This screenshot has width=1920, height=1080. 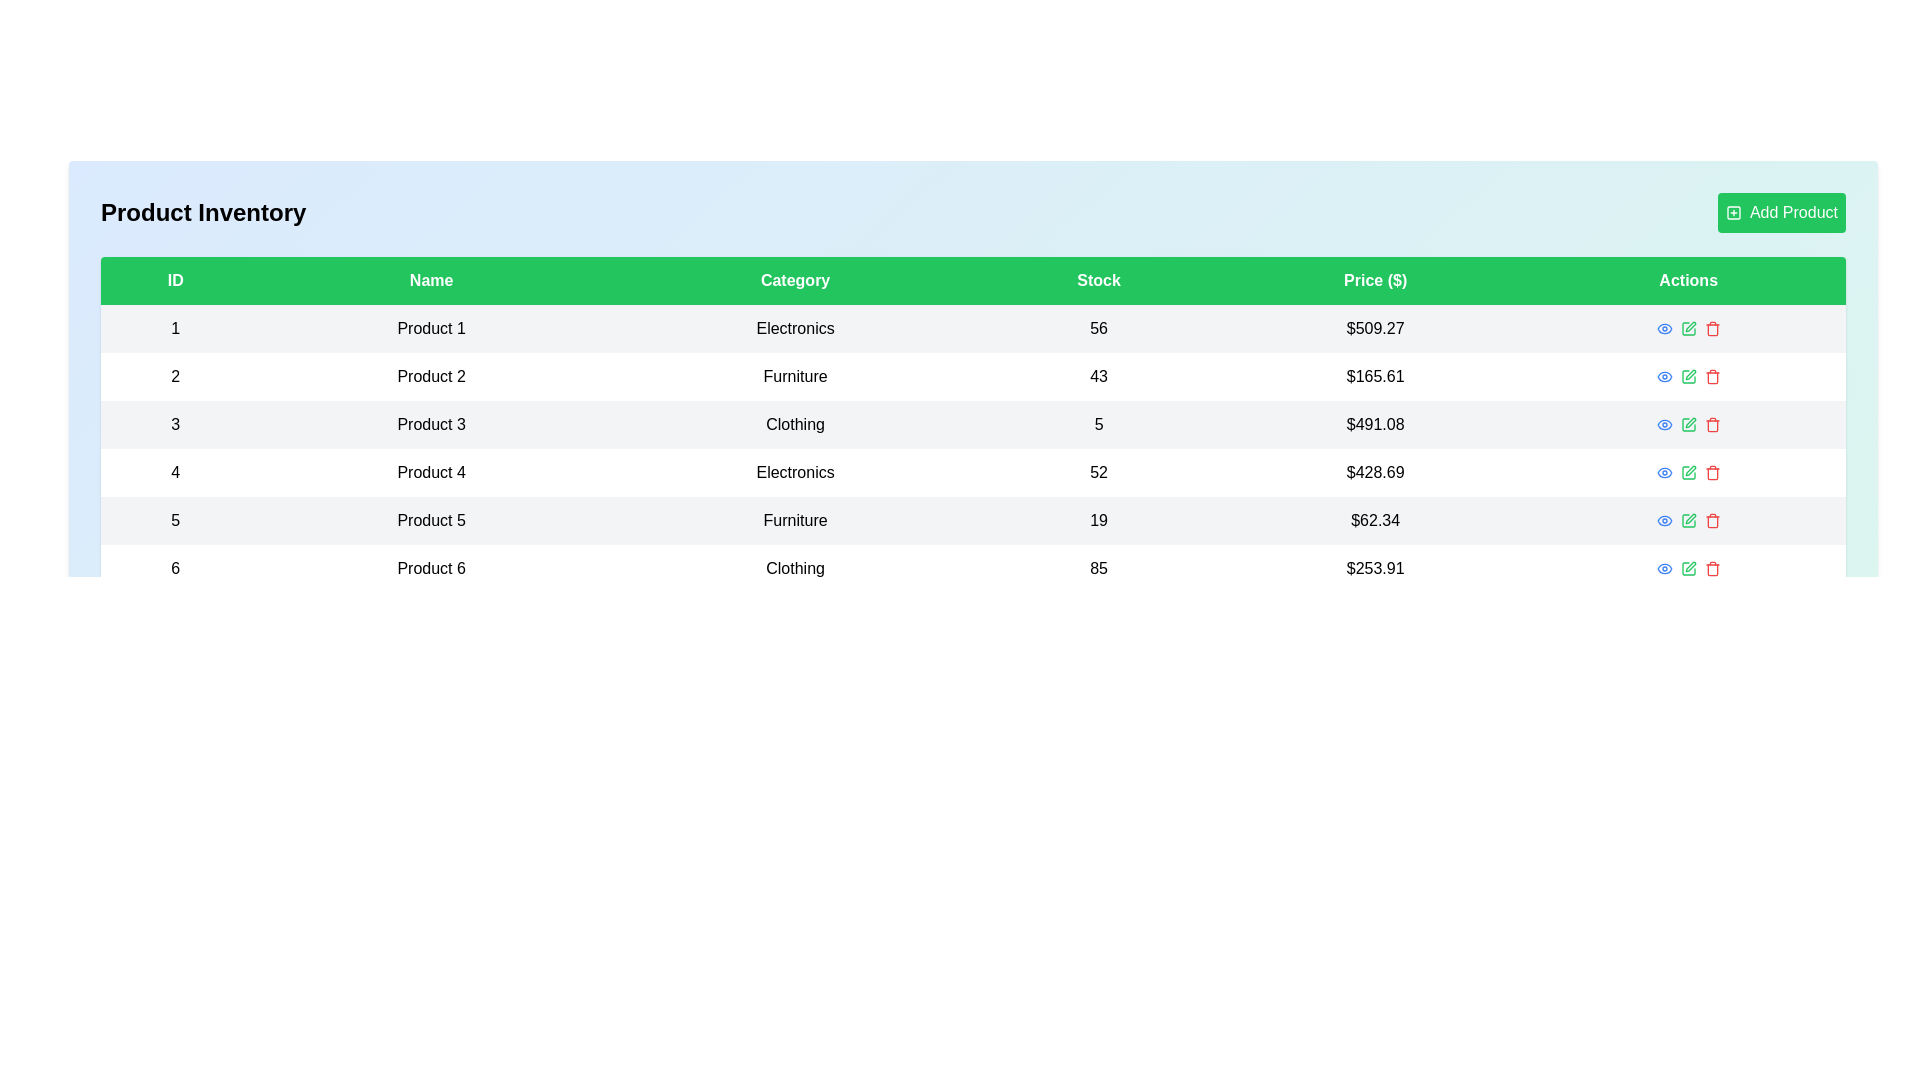 What do you see at coordinates (1711, 569) in the screenshot?
I see `delete button for the product with ID 6` at bounding box center [1711, 569].